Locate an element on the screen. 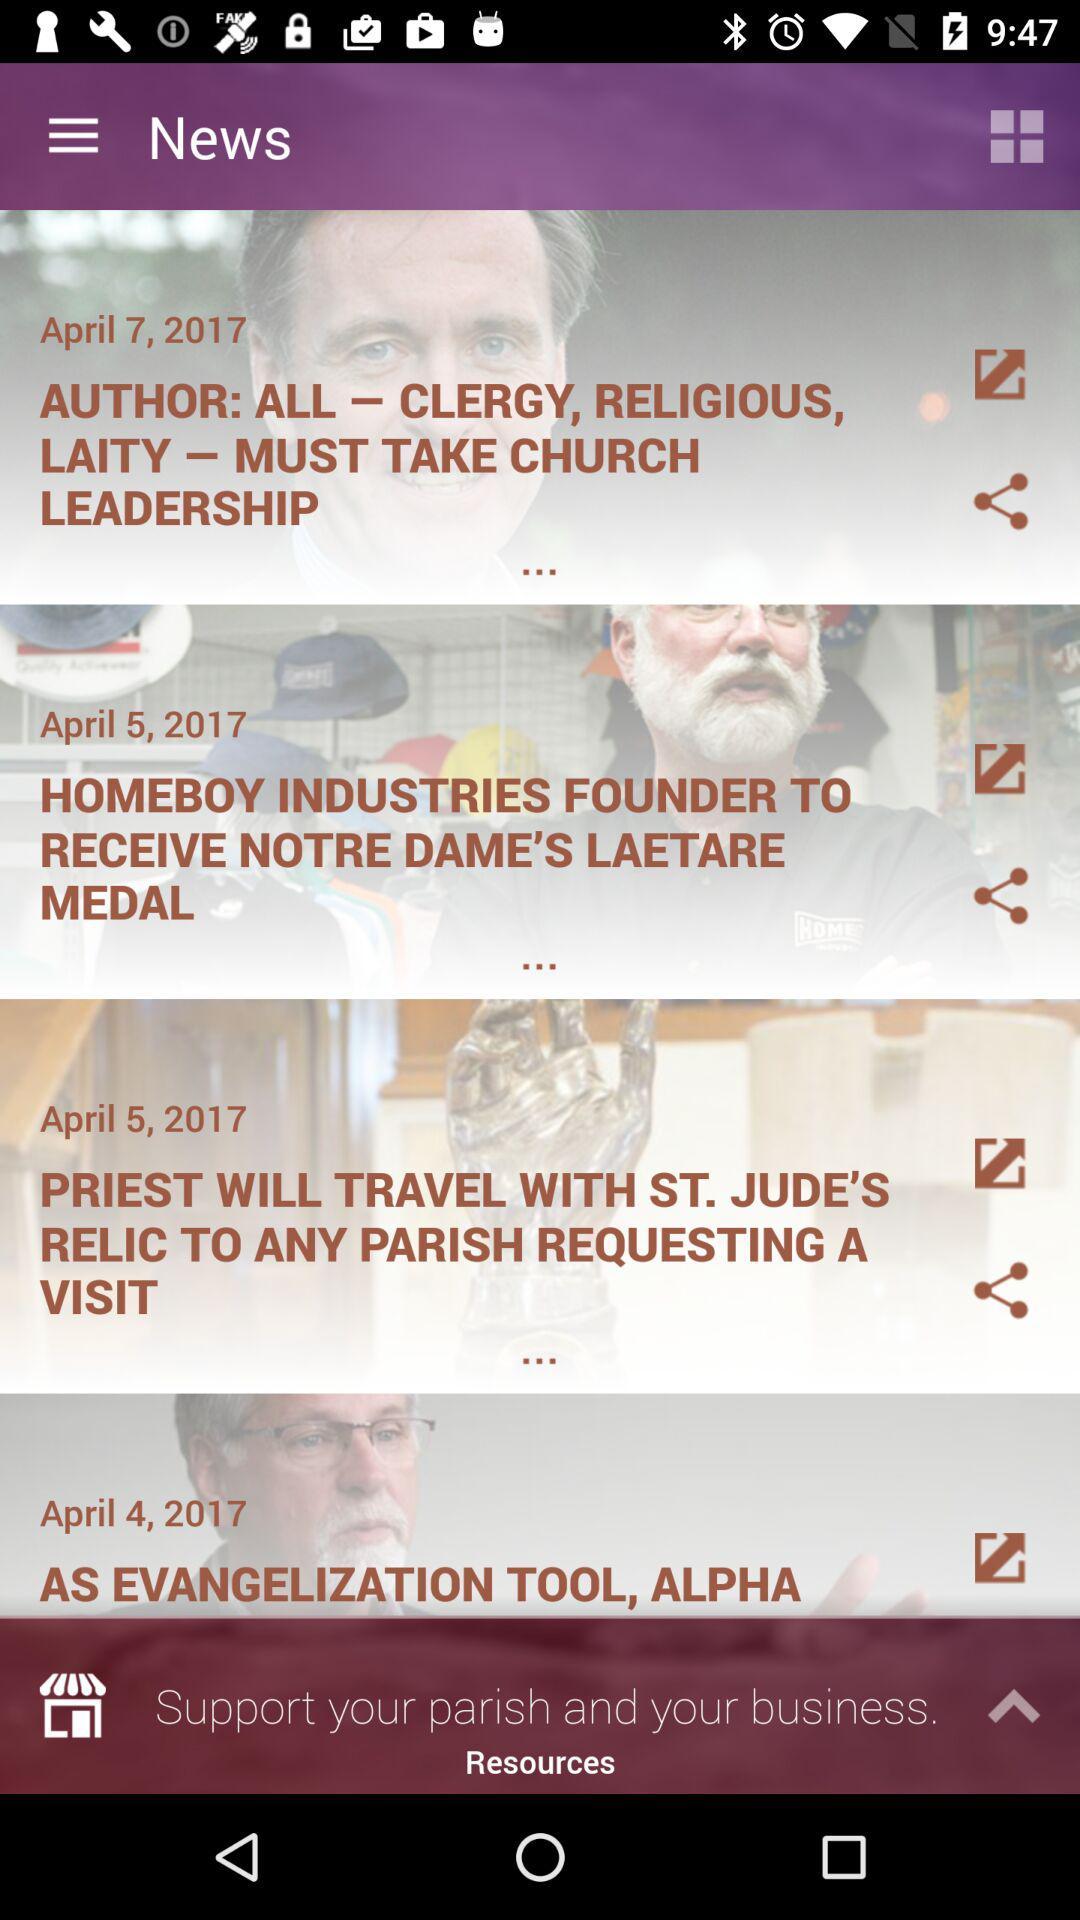  press the details is located at coordinates (976, 1140).